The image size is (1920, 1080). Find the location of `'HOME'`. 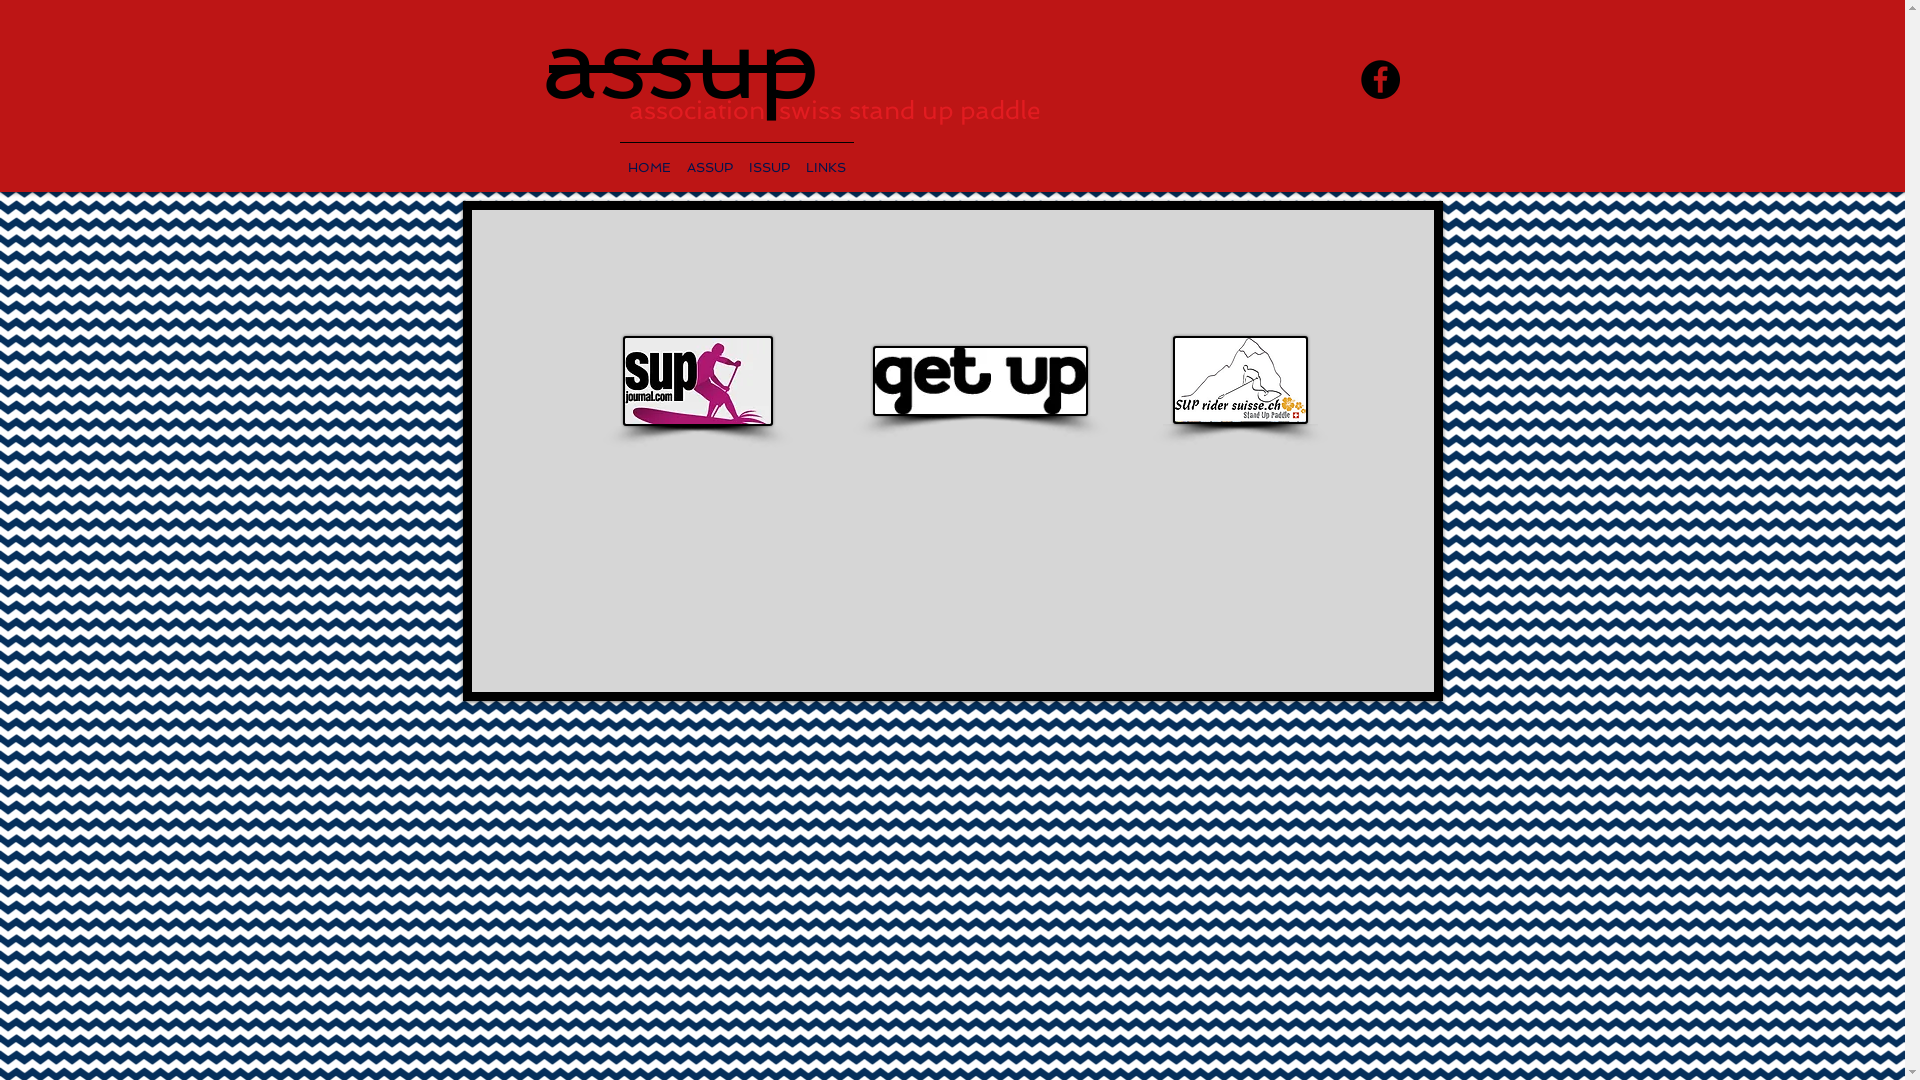

'HOME' is located at coordinates (649, 157).